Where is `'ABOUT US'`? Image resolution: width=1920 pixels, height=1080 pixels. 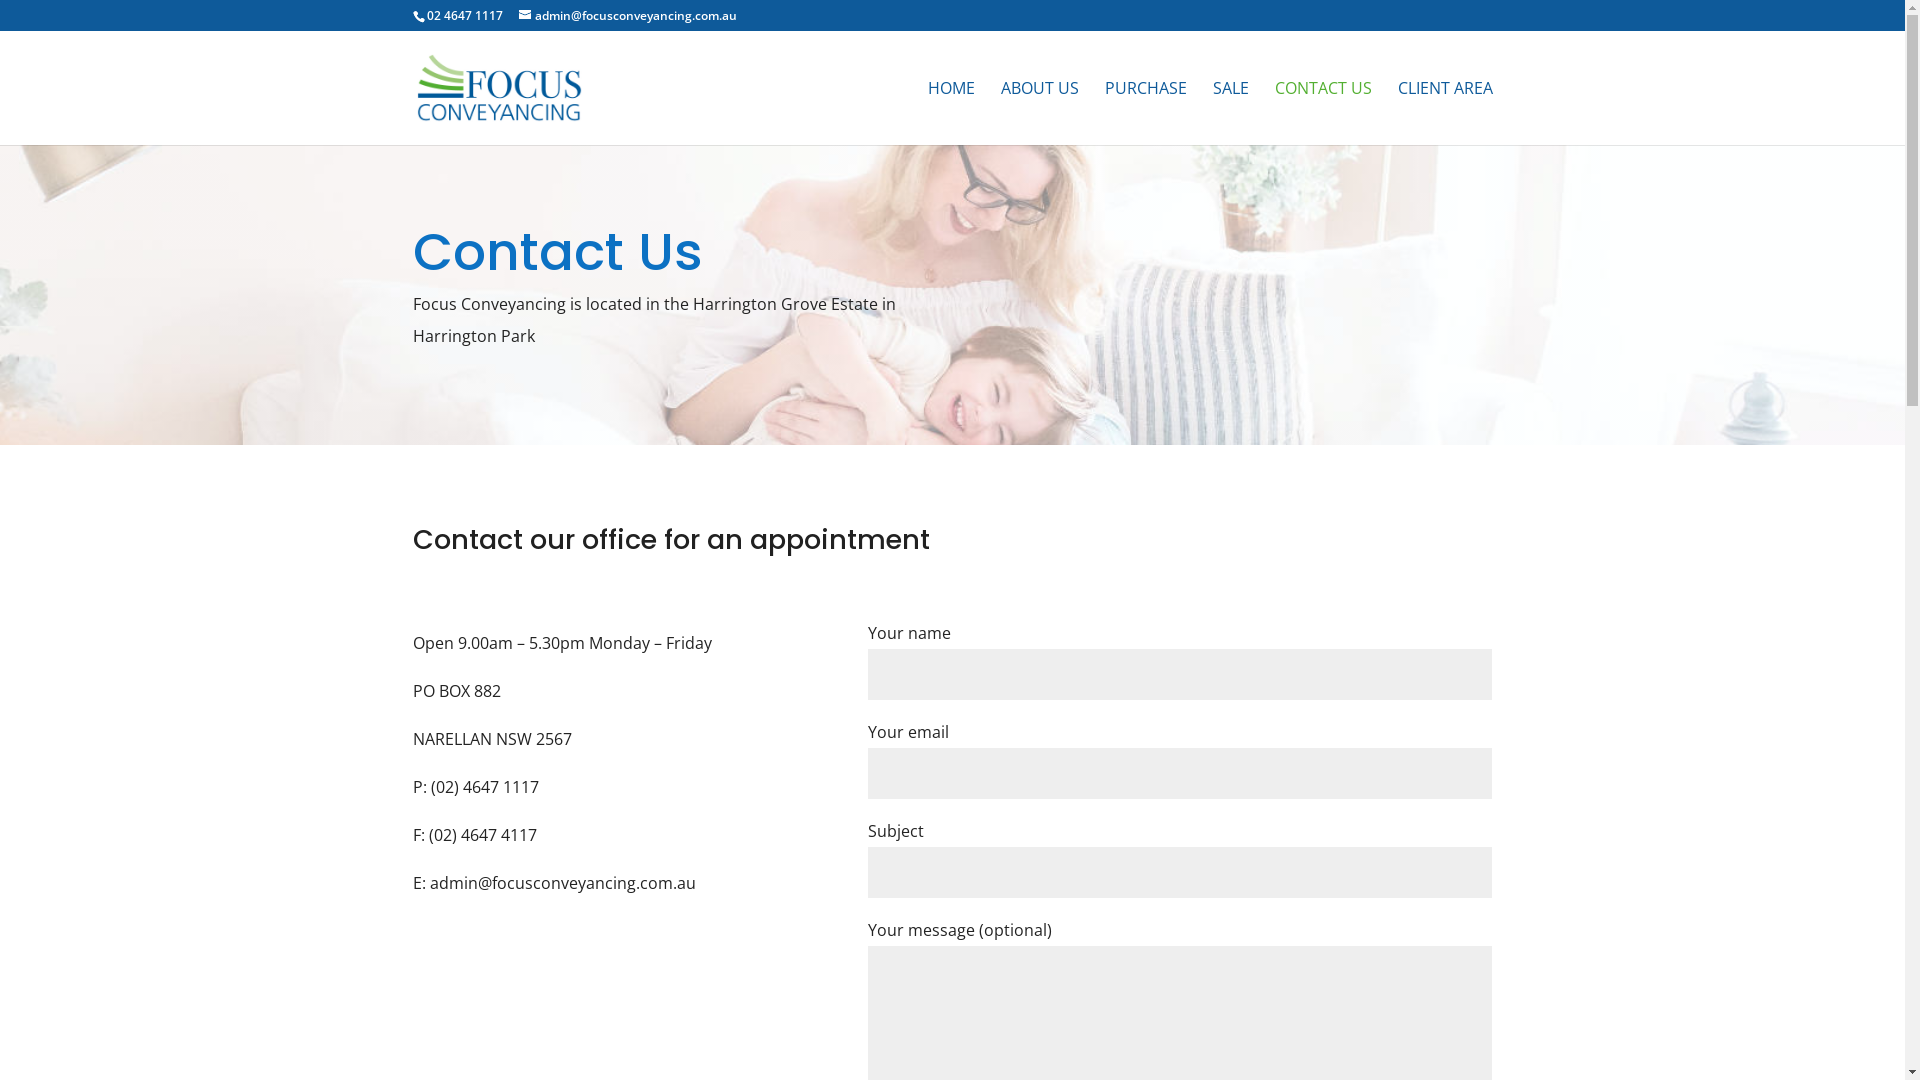 'ABOUT US' is located at coordinates (1038, 112).